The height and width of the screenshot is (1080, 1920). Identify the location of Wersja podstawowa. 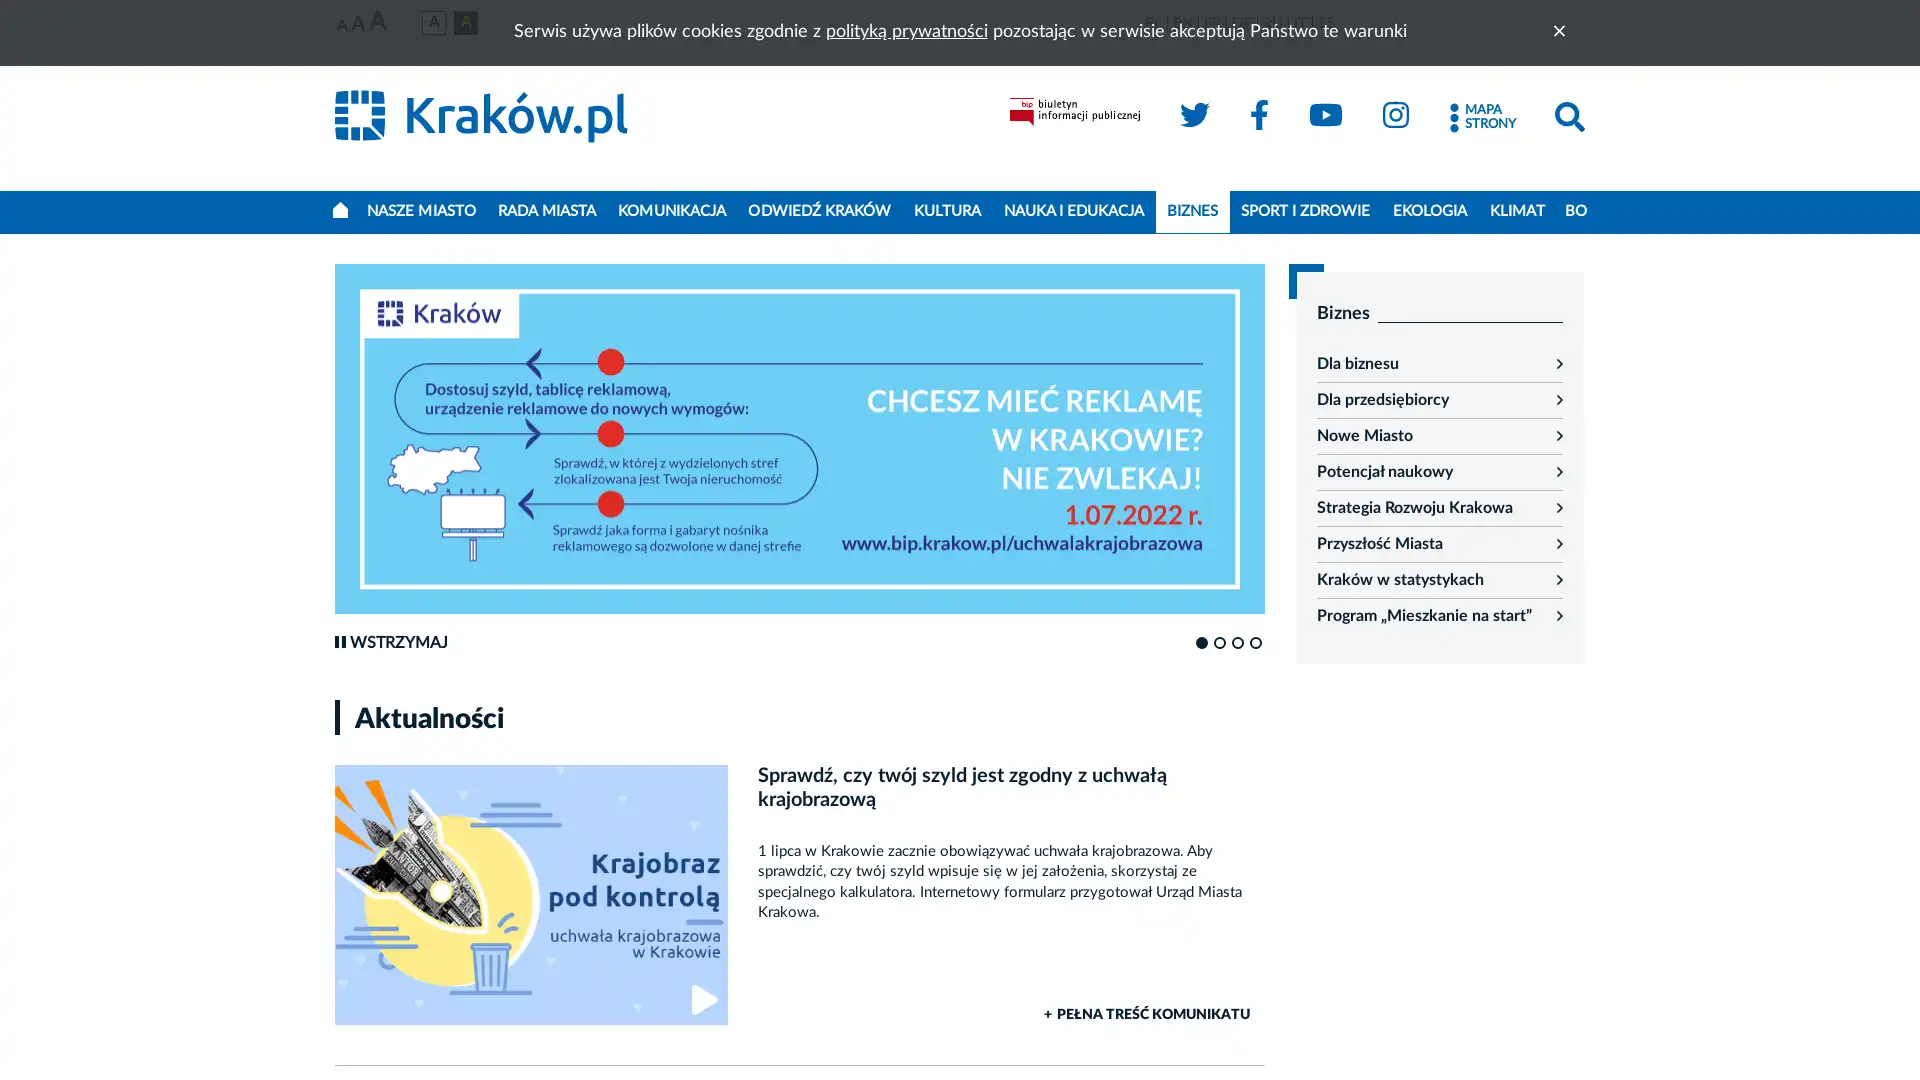
(432, 22).